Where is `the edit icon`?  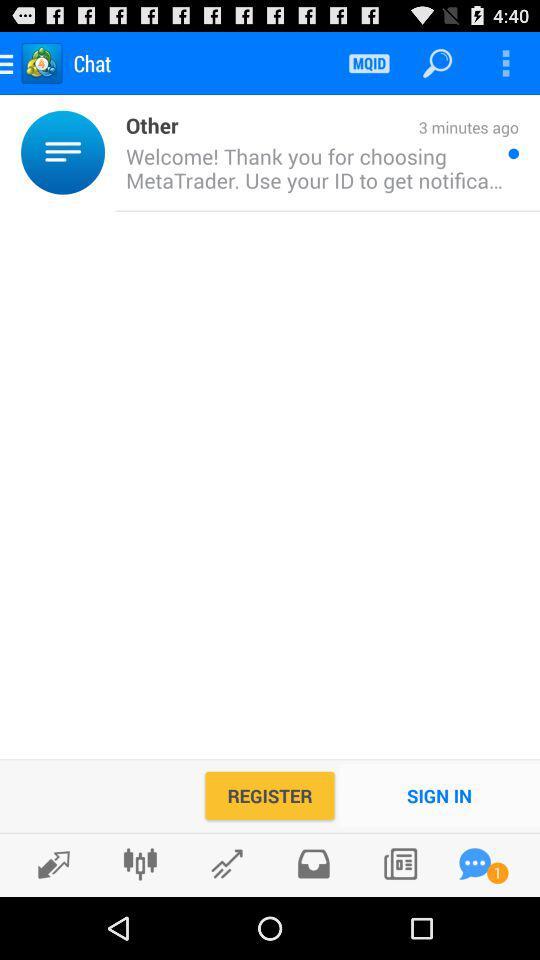
the edit icon is located at coordinates (226, 924).